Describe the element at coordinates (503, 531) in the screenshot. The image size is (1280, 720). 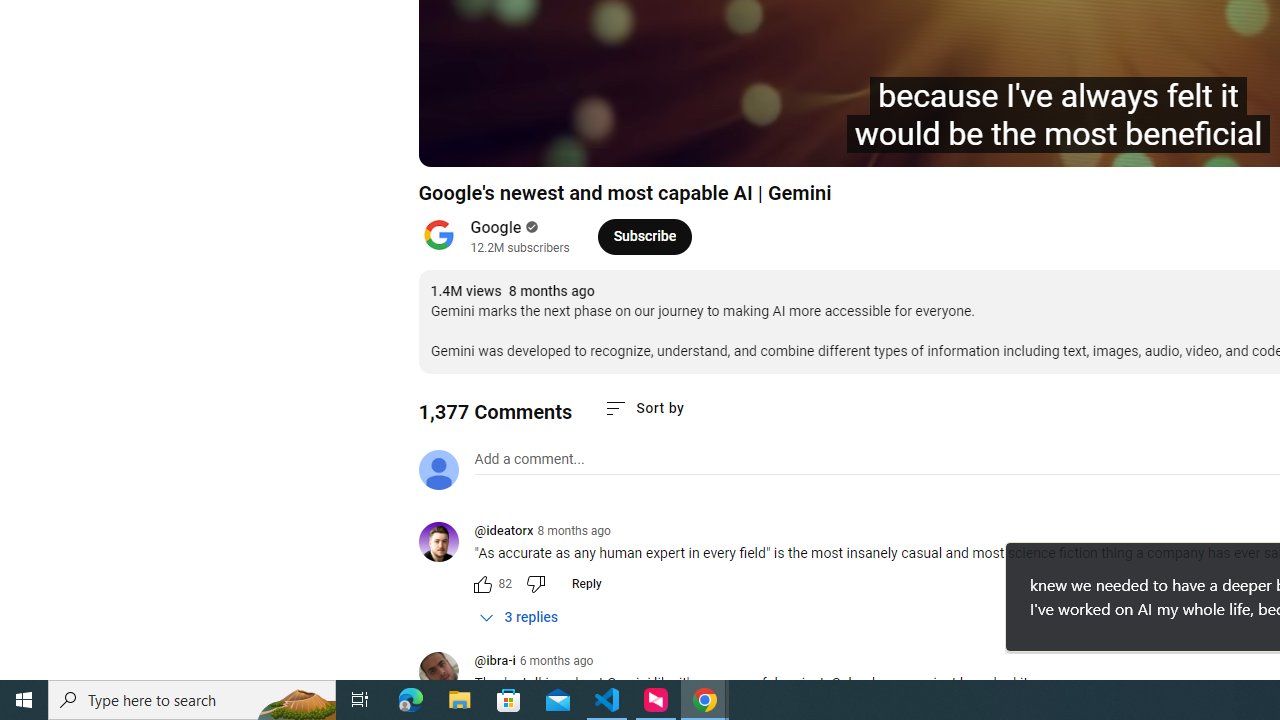
I see `'@ideatorx'` at that location.